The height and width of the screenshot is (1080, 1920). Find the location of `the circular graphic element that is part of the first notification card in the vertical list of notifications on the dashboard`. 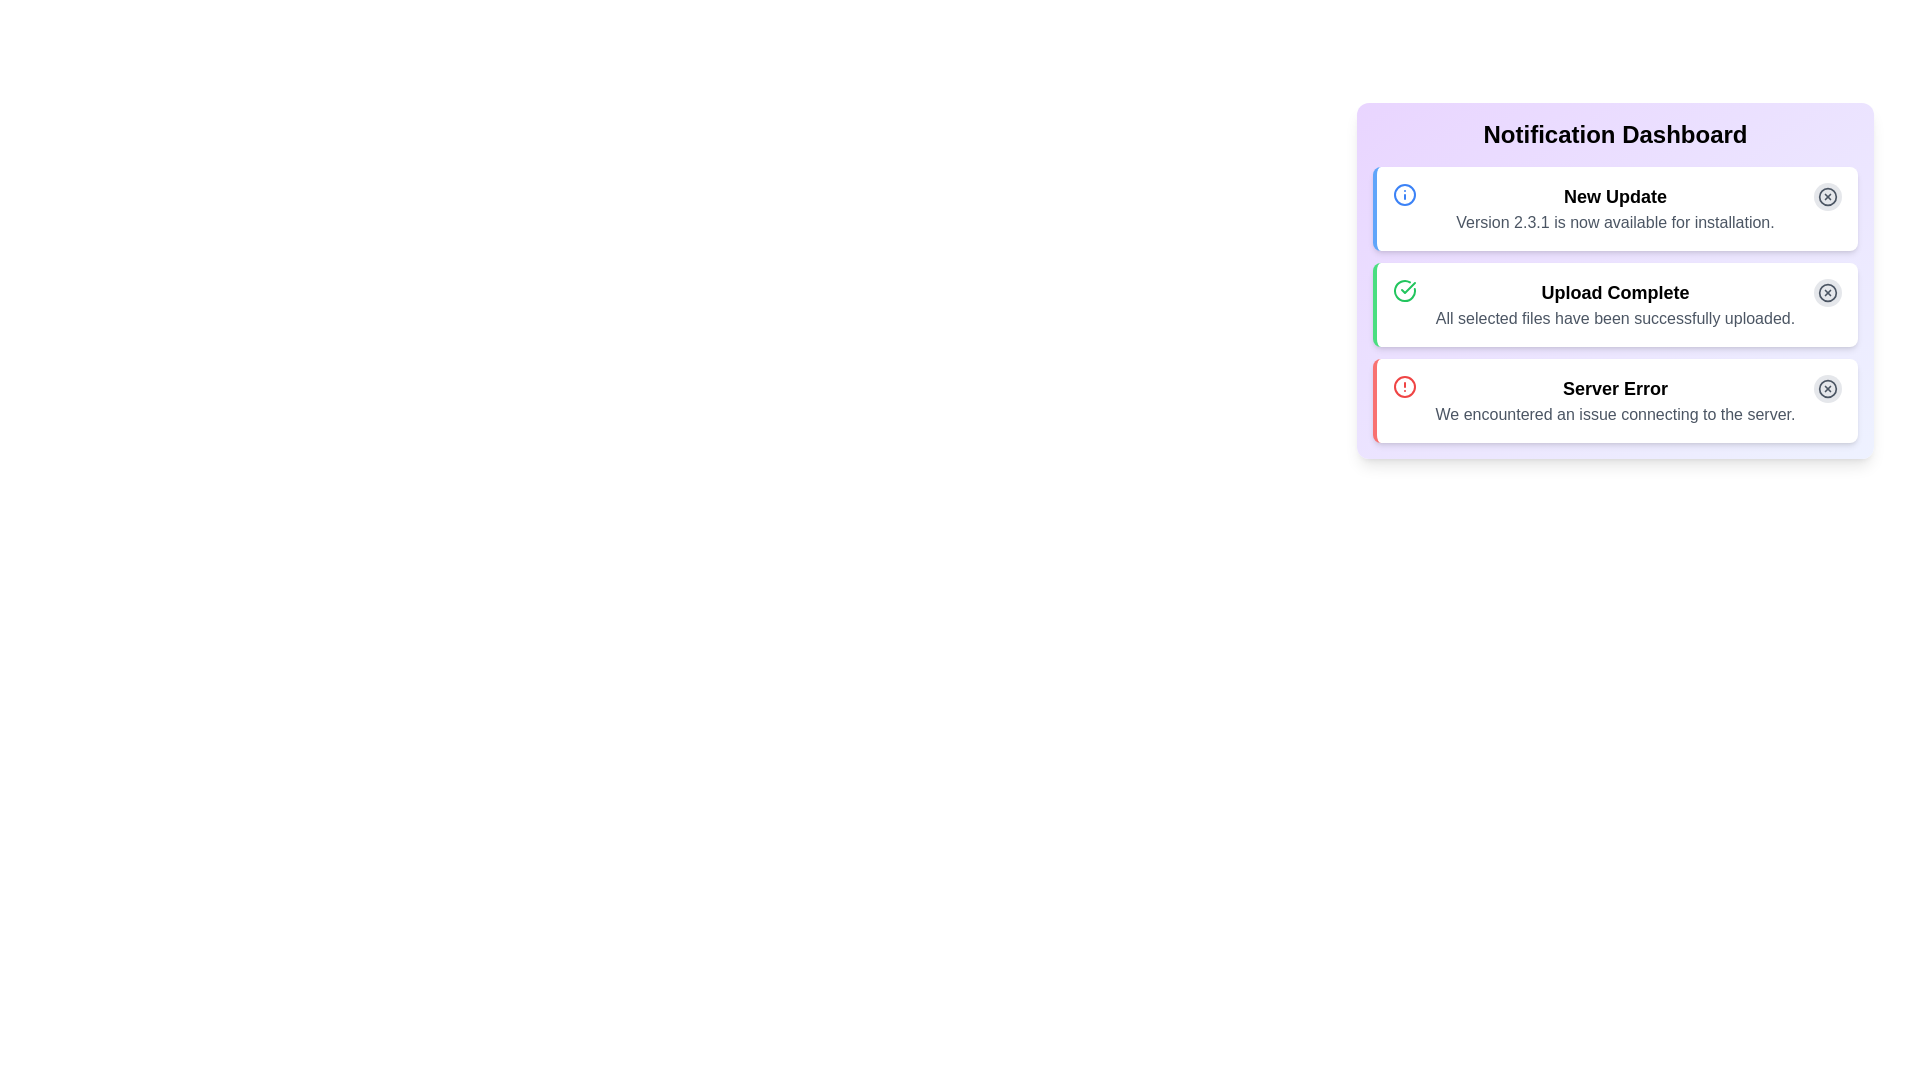

the circular graphic element that is part of the first notification card in the vertical list of notifications on the dashboard is located at coordinates (1404, 195).